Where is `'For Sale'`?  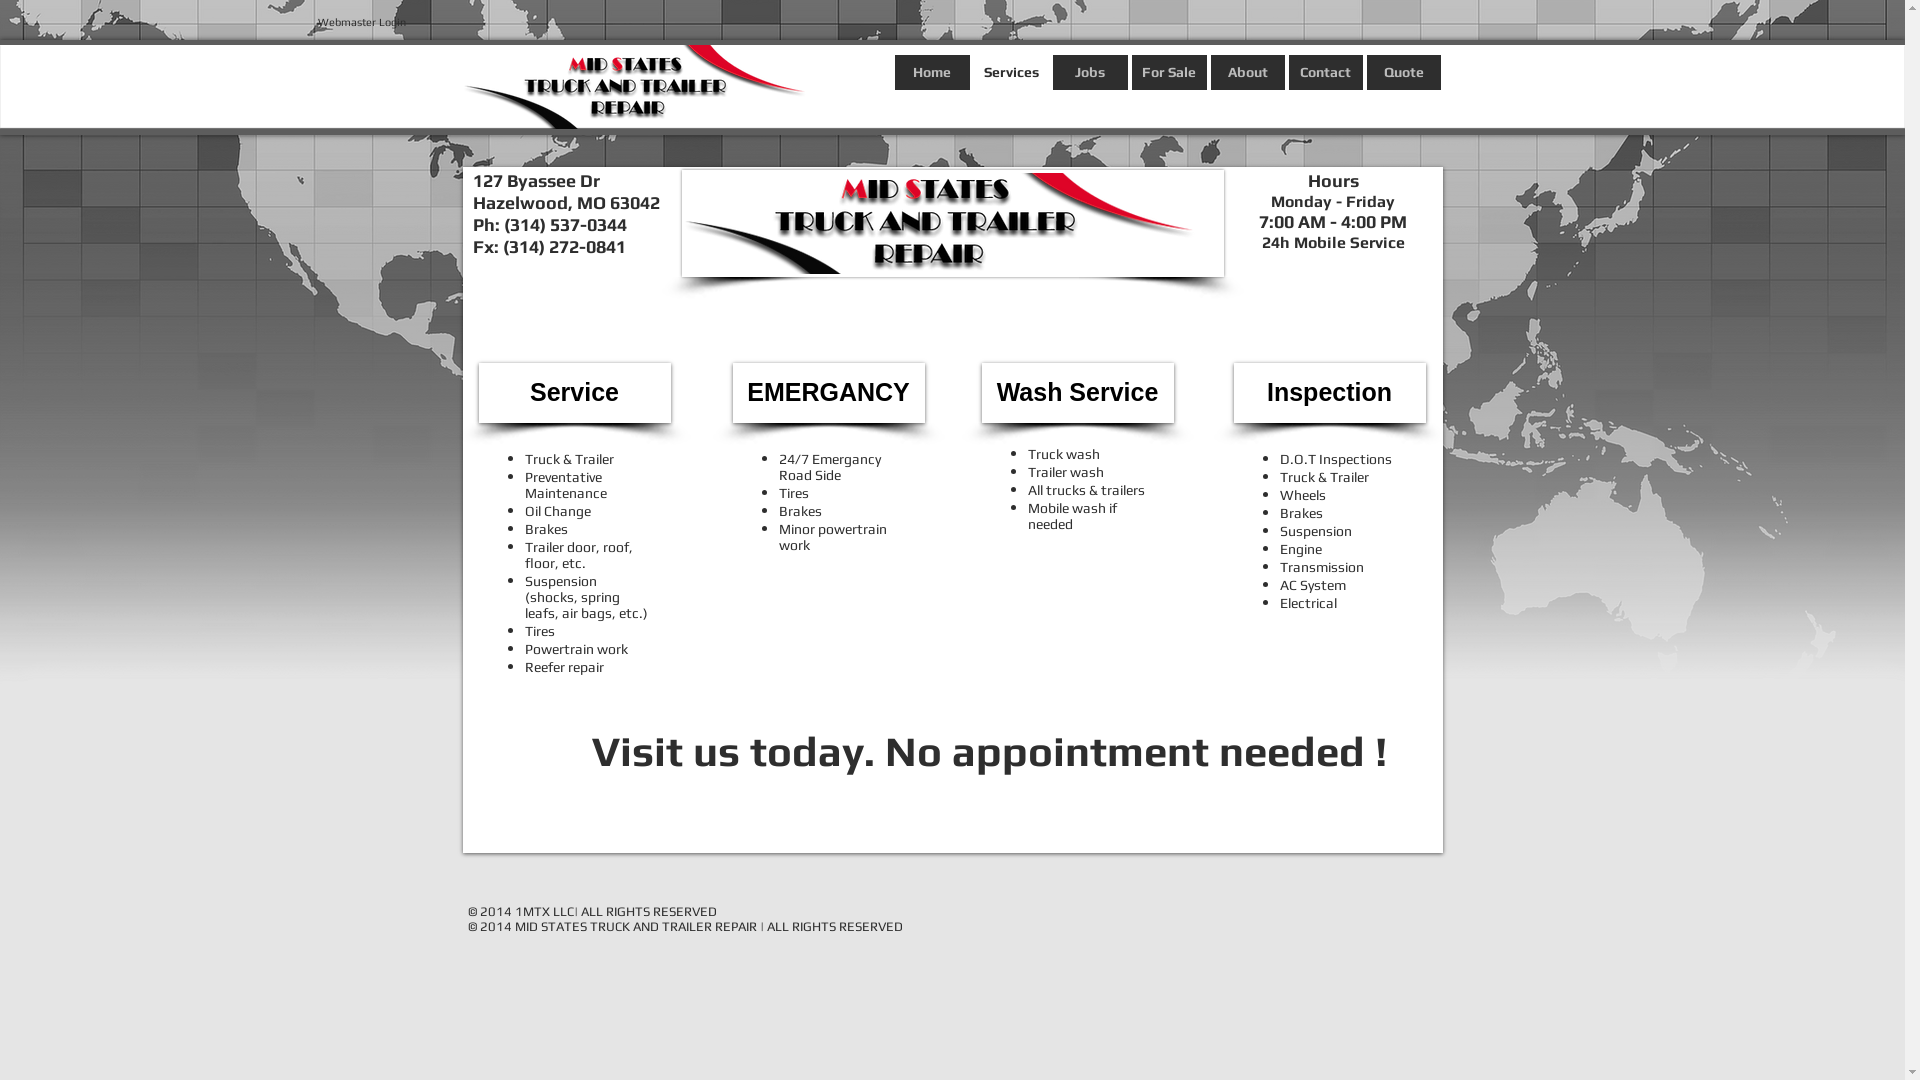
'For Sale' is located at coordinates (1169, 71).